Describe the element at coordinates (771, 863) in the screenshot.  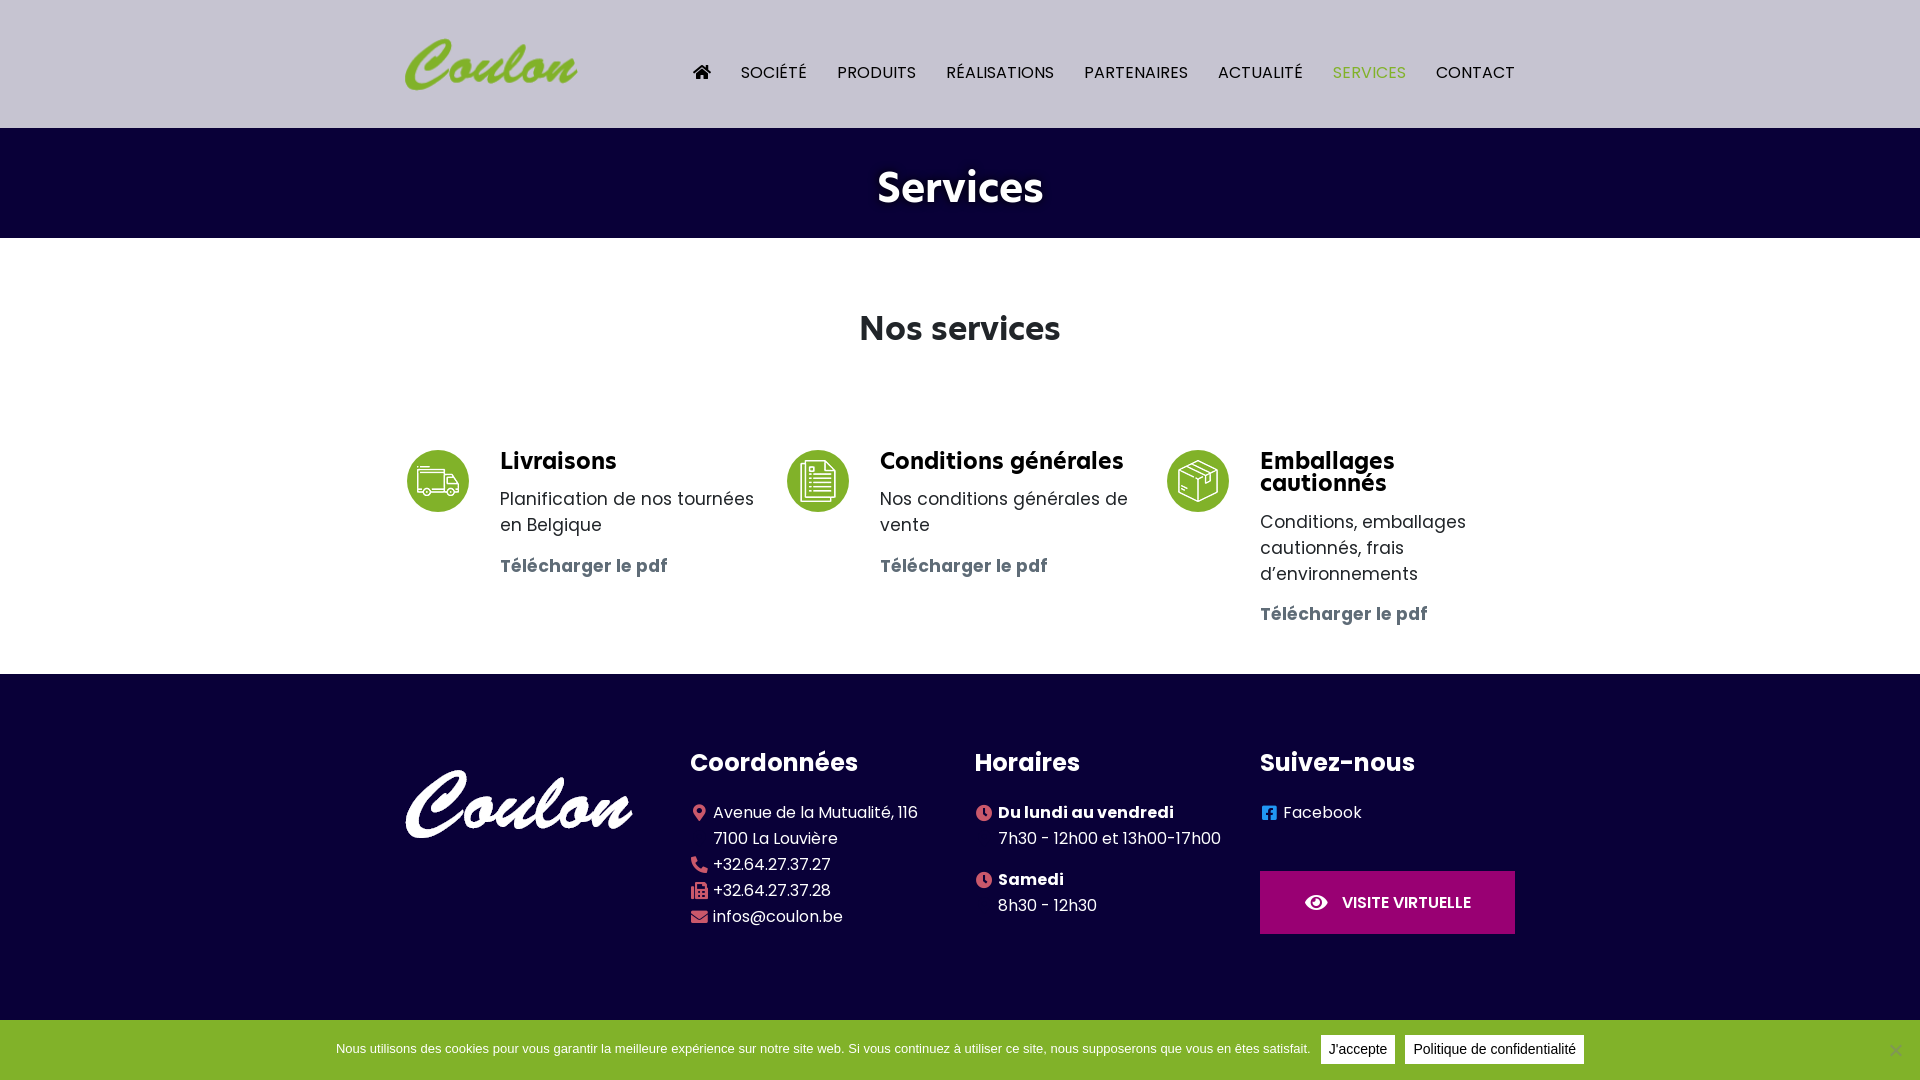
I see `'+32.64.27.37.27'` at that location.